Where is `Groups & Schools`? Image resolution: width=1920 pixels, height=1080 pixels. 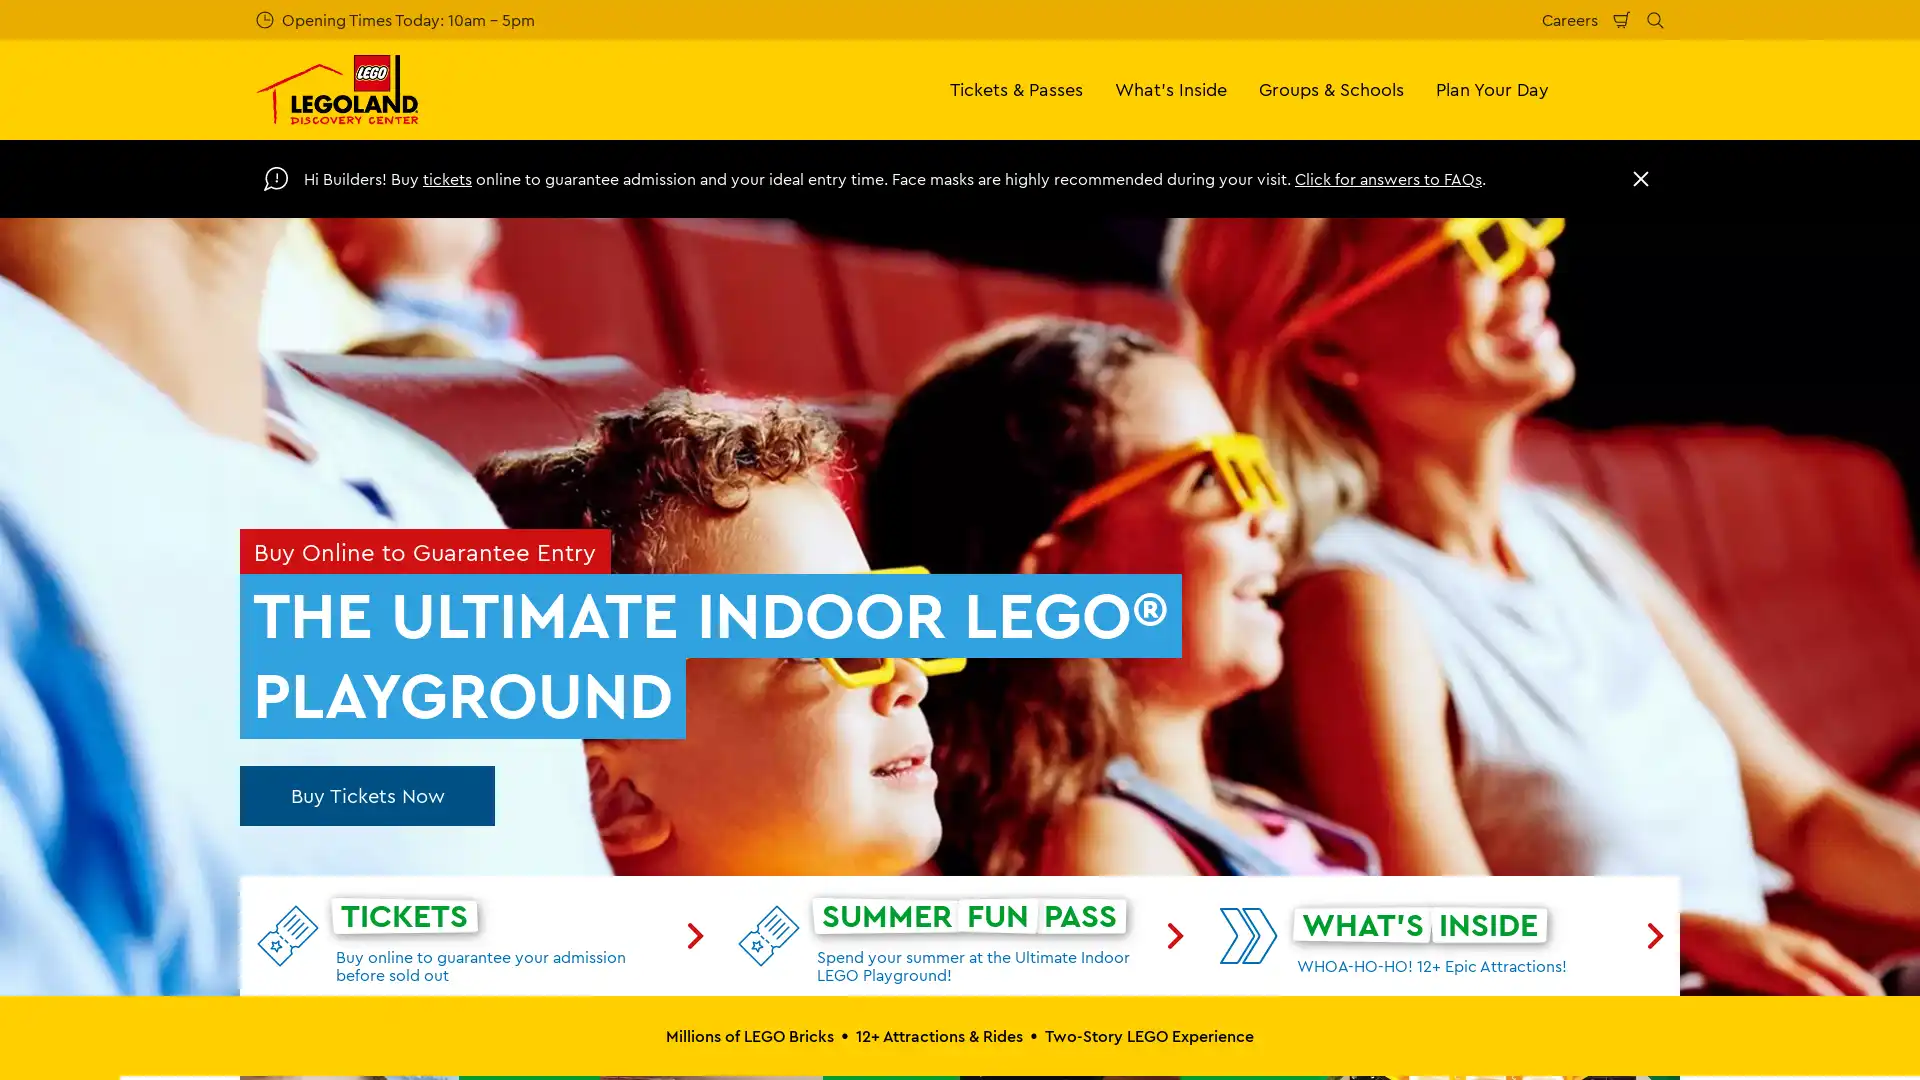
Groups & Schools is located at coordinates (1331, 88).